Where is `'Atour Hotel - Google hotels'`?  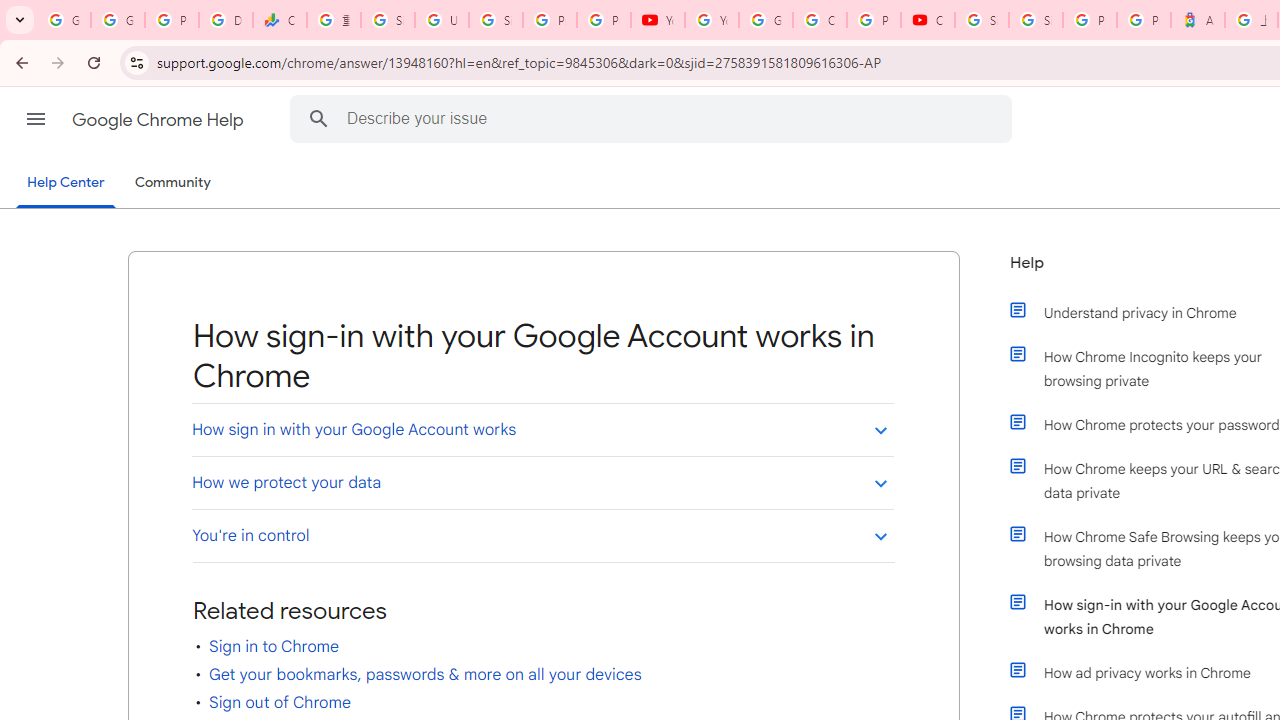
'Atour Hotel - Google hotels' is located at coordinates (1198, 20).